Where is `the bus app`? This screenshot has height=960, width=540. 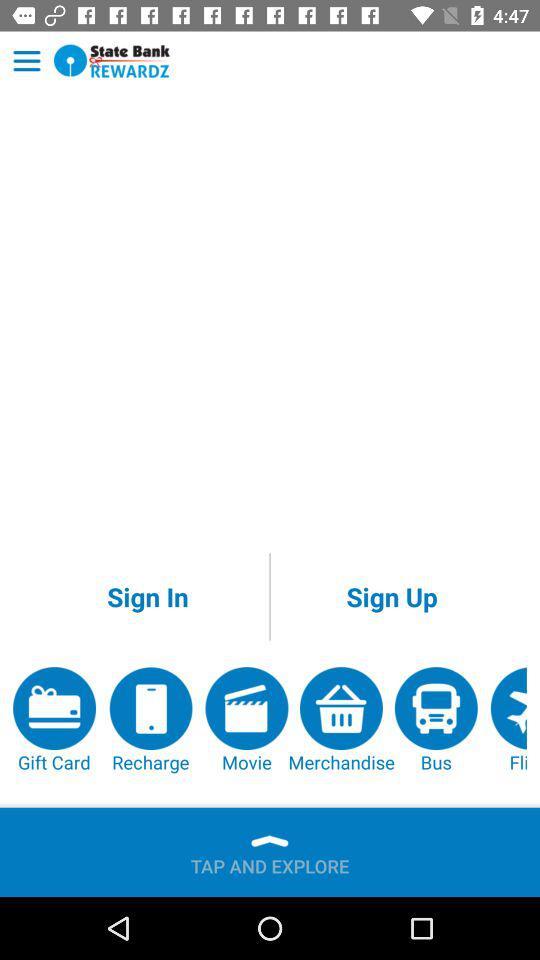 the bus app is located at coordinates (435, 720).